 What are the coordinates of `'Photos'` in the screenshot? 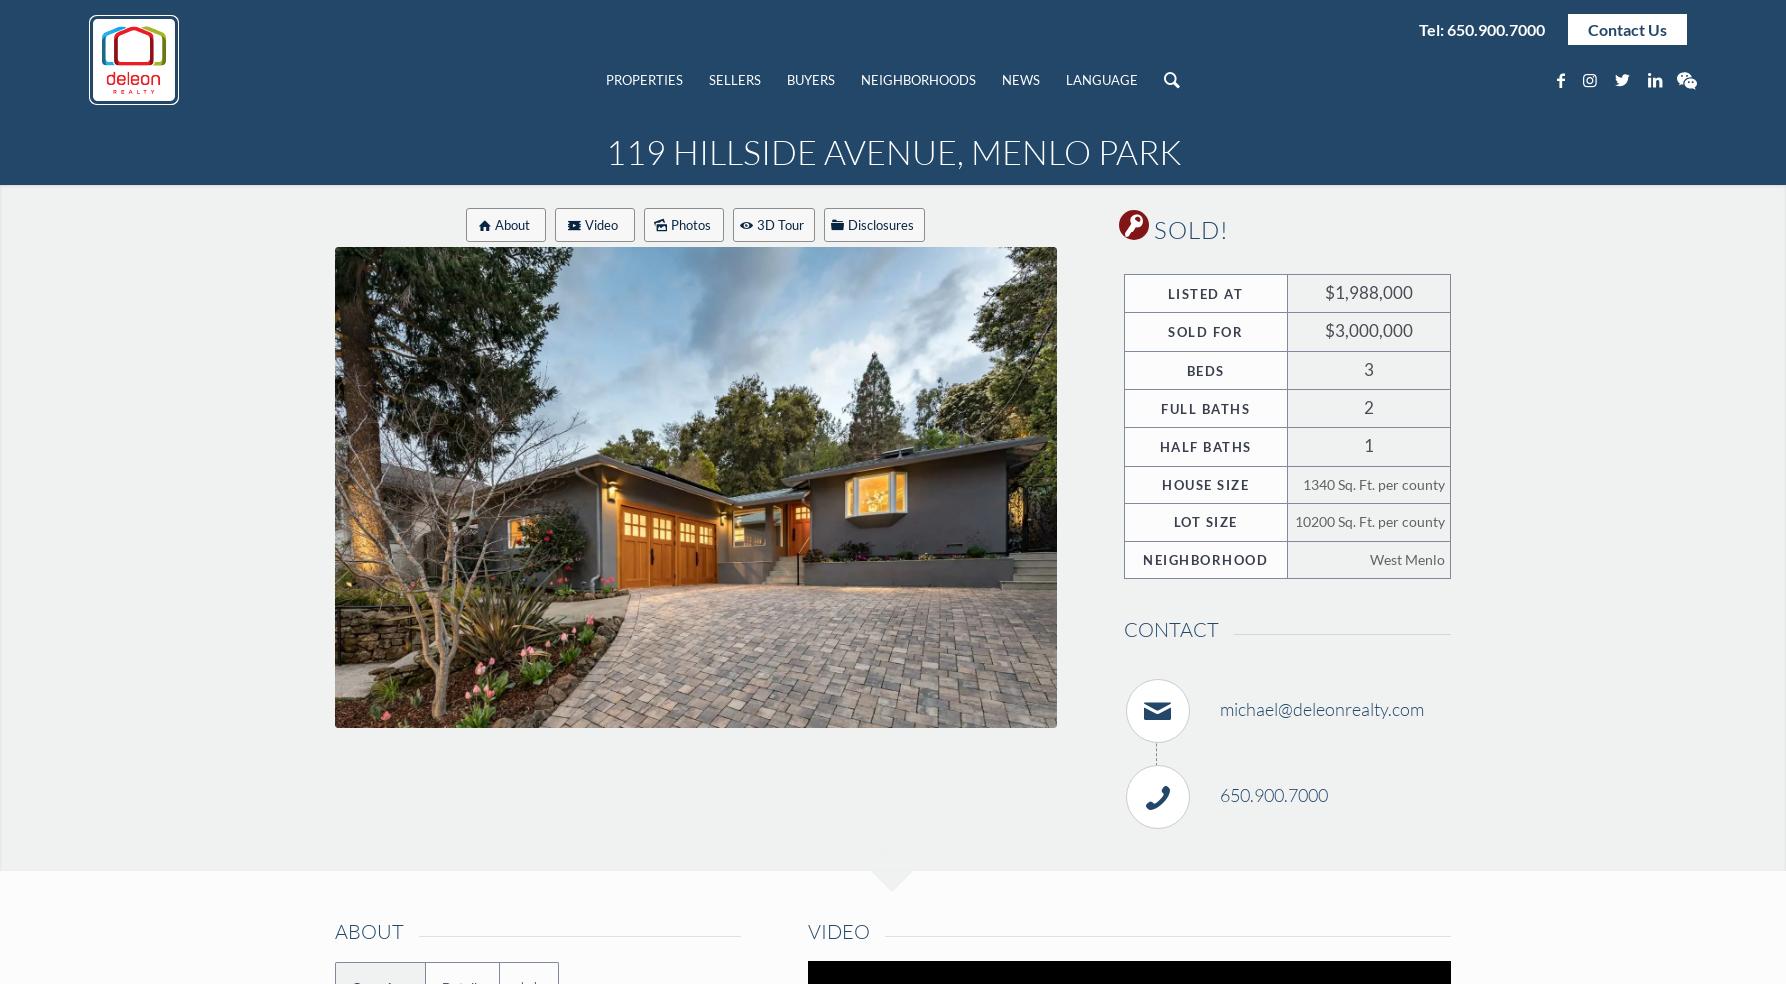 It's located at (689, 225).